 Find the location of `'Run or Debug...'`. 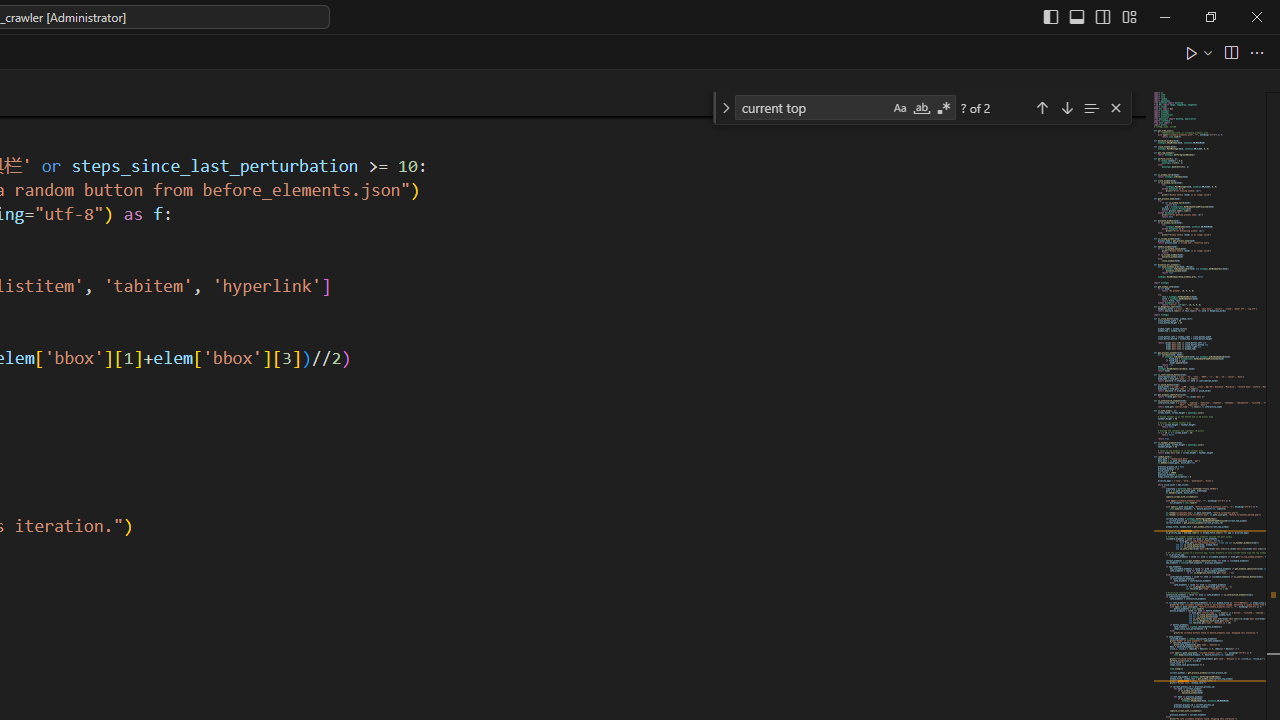

'Run or Debug...' is located at coordinates (1207, 51).